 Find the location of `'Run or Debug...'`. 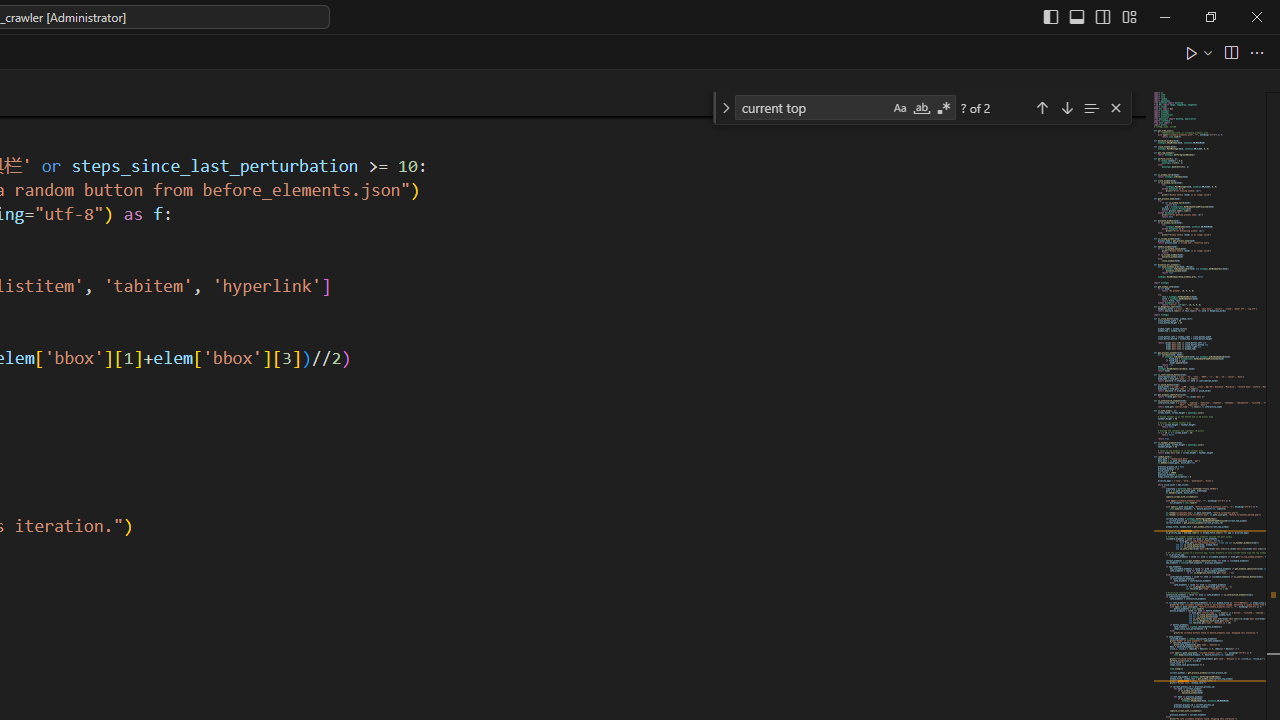

'Run or Debug...' is located at coordinates (1207, 51).